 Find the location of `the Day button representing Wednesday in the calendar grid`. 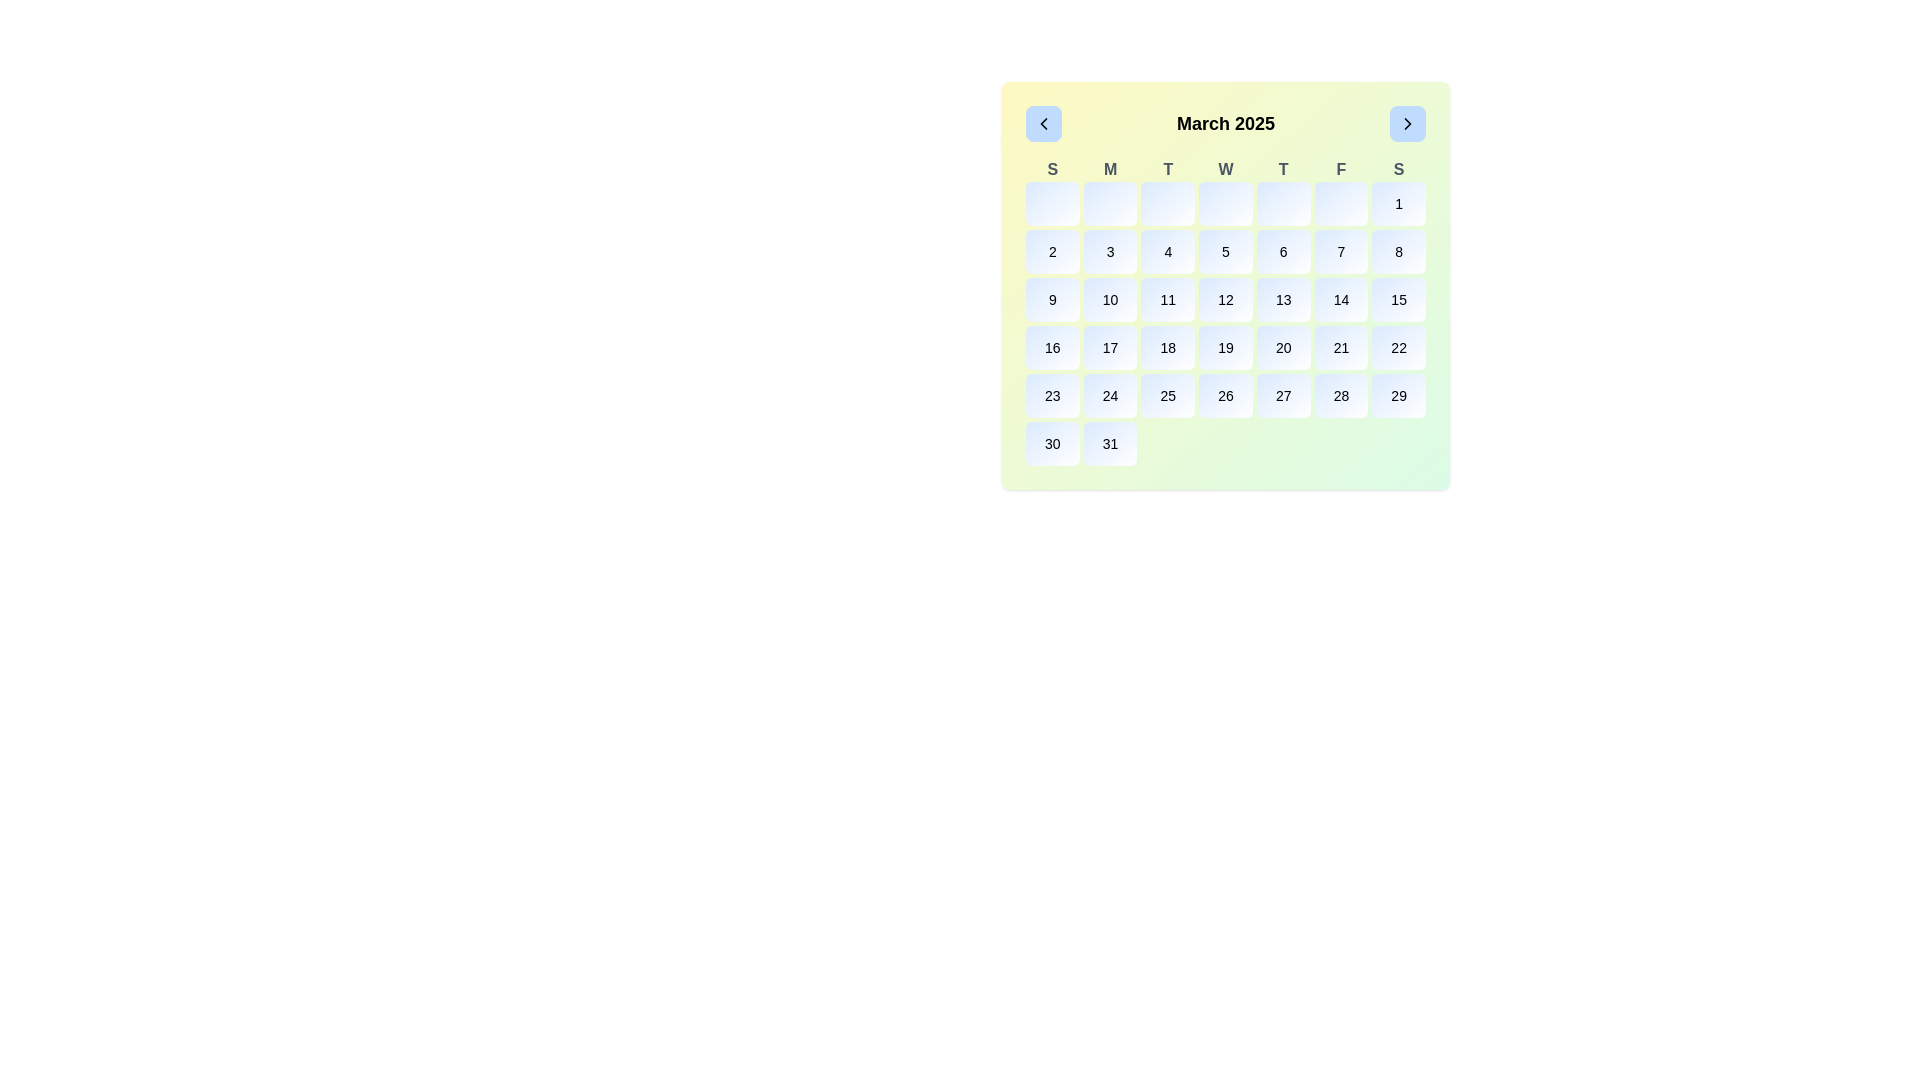

the Day button representing Wednesday in the calendar grid is located at coordinates (1167, 204).